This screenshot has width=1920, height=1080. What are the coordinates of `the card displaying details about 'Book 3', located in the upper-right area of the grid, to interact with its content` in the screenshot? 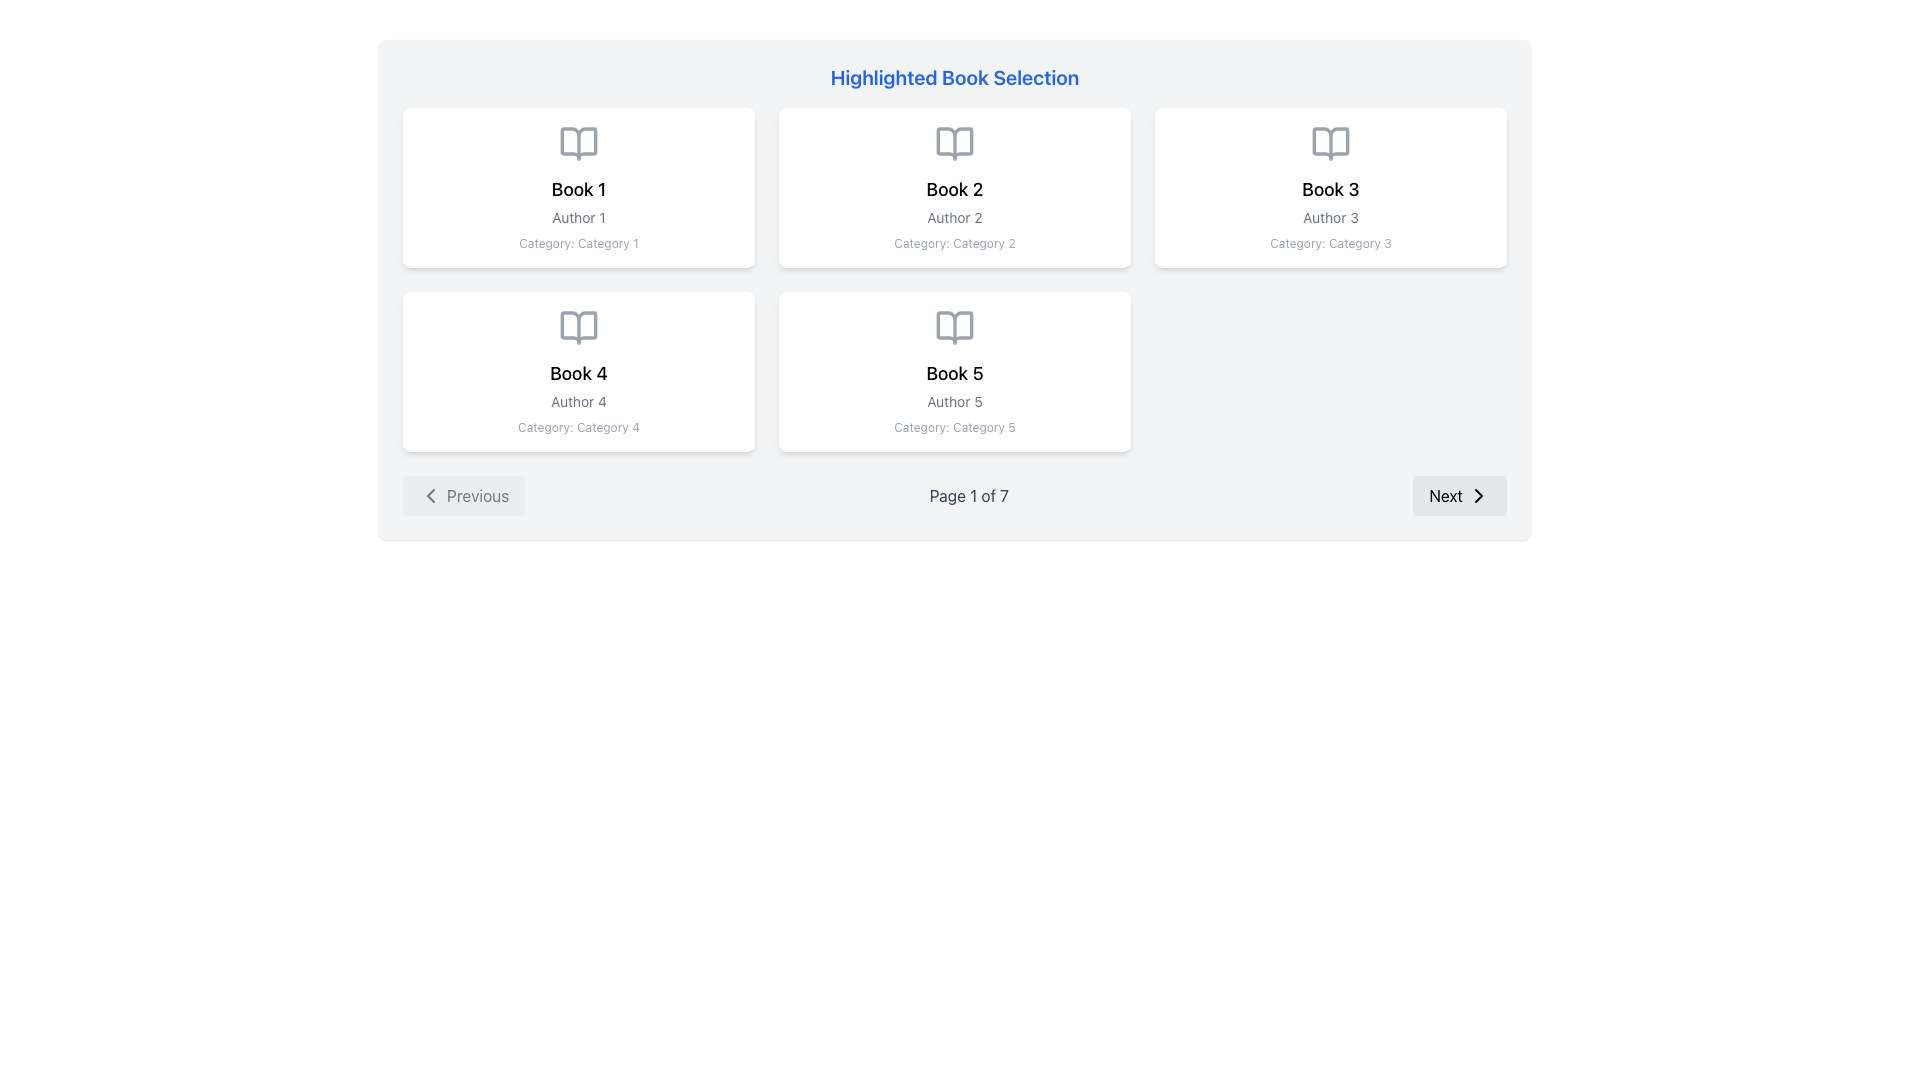 It's located at (1330, 188).